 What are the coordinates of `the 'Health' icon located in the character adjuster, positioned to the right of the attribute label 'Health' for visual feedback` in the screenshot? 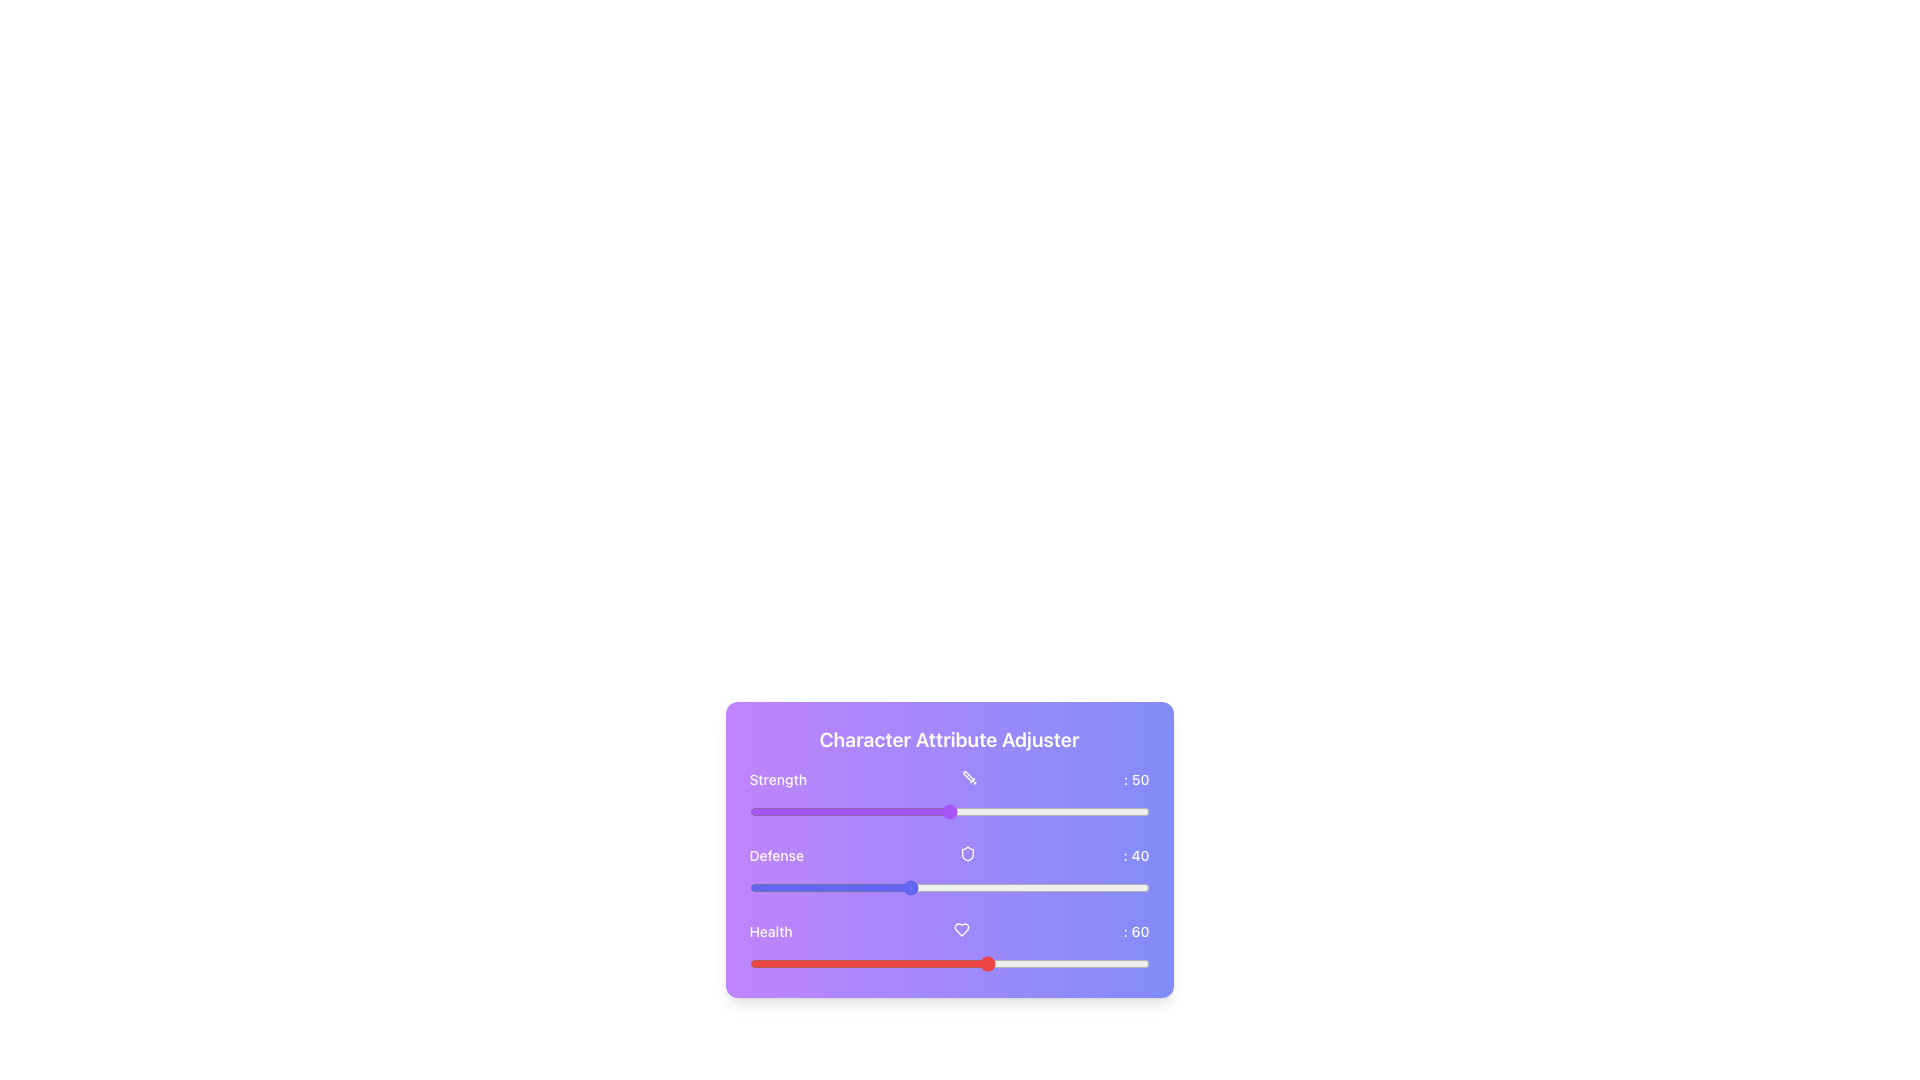 It's located at (962, 929).